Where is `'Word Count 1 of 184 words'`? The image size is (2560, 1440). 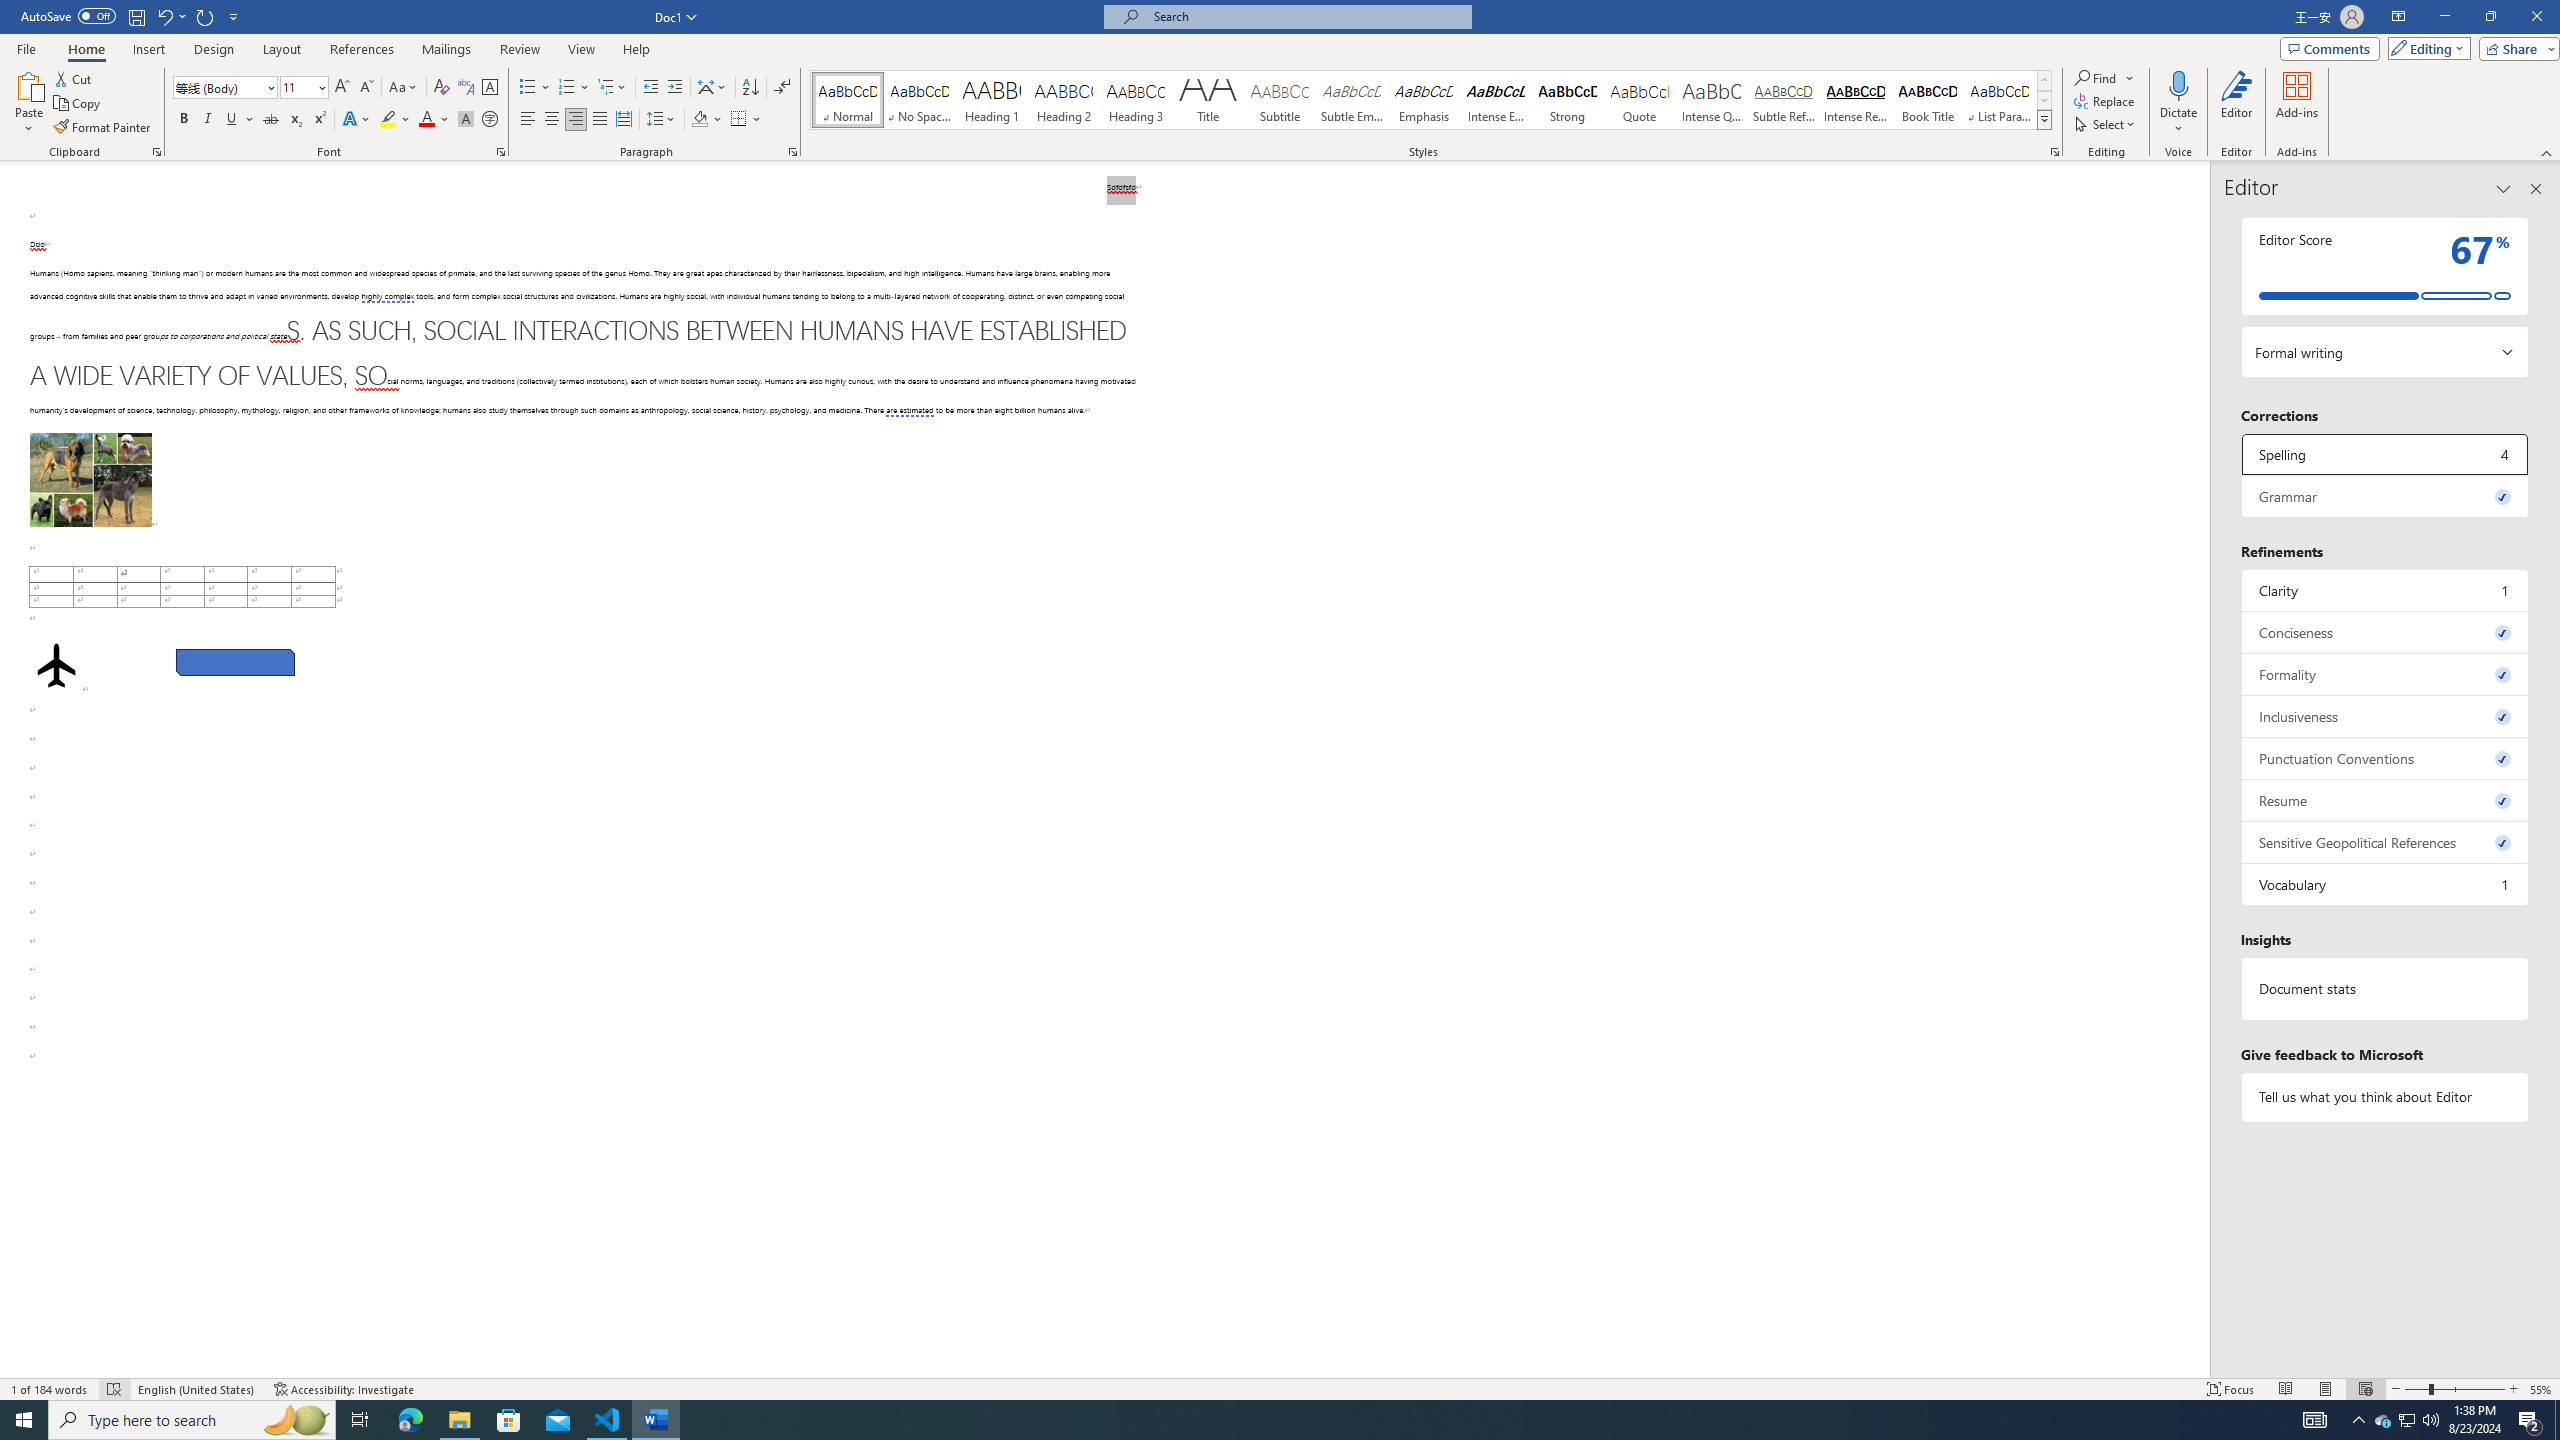
'Word Count 1 of 184 words' is located at coordinates (50, 1389).